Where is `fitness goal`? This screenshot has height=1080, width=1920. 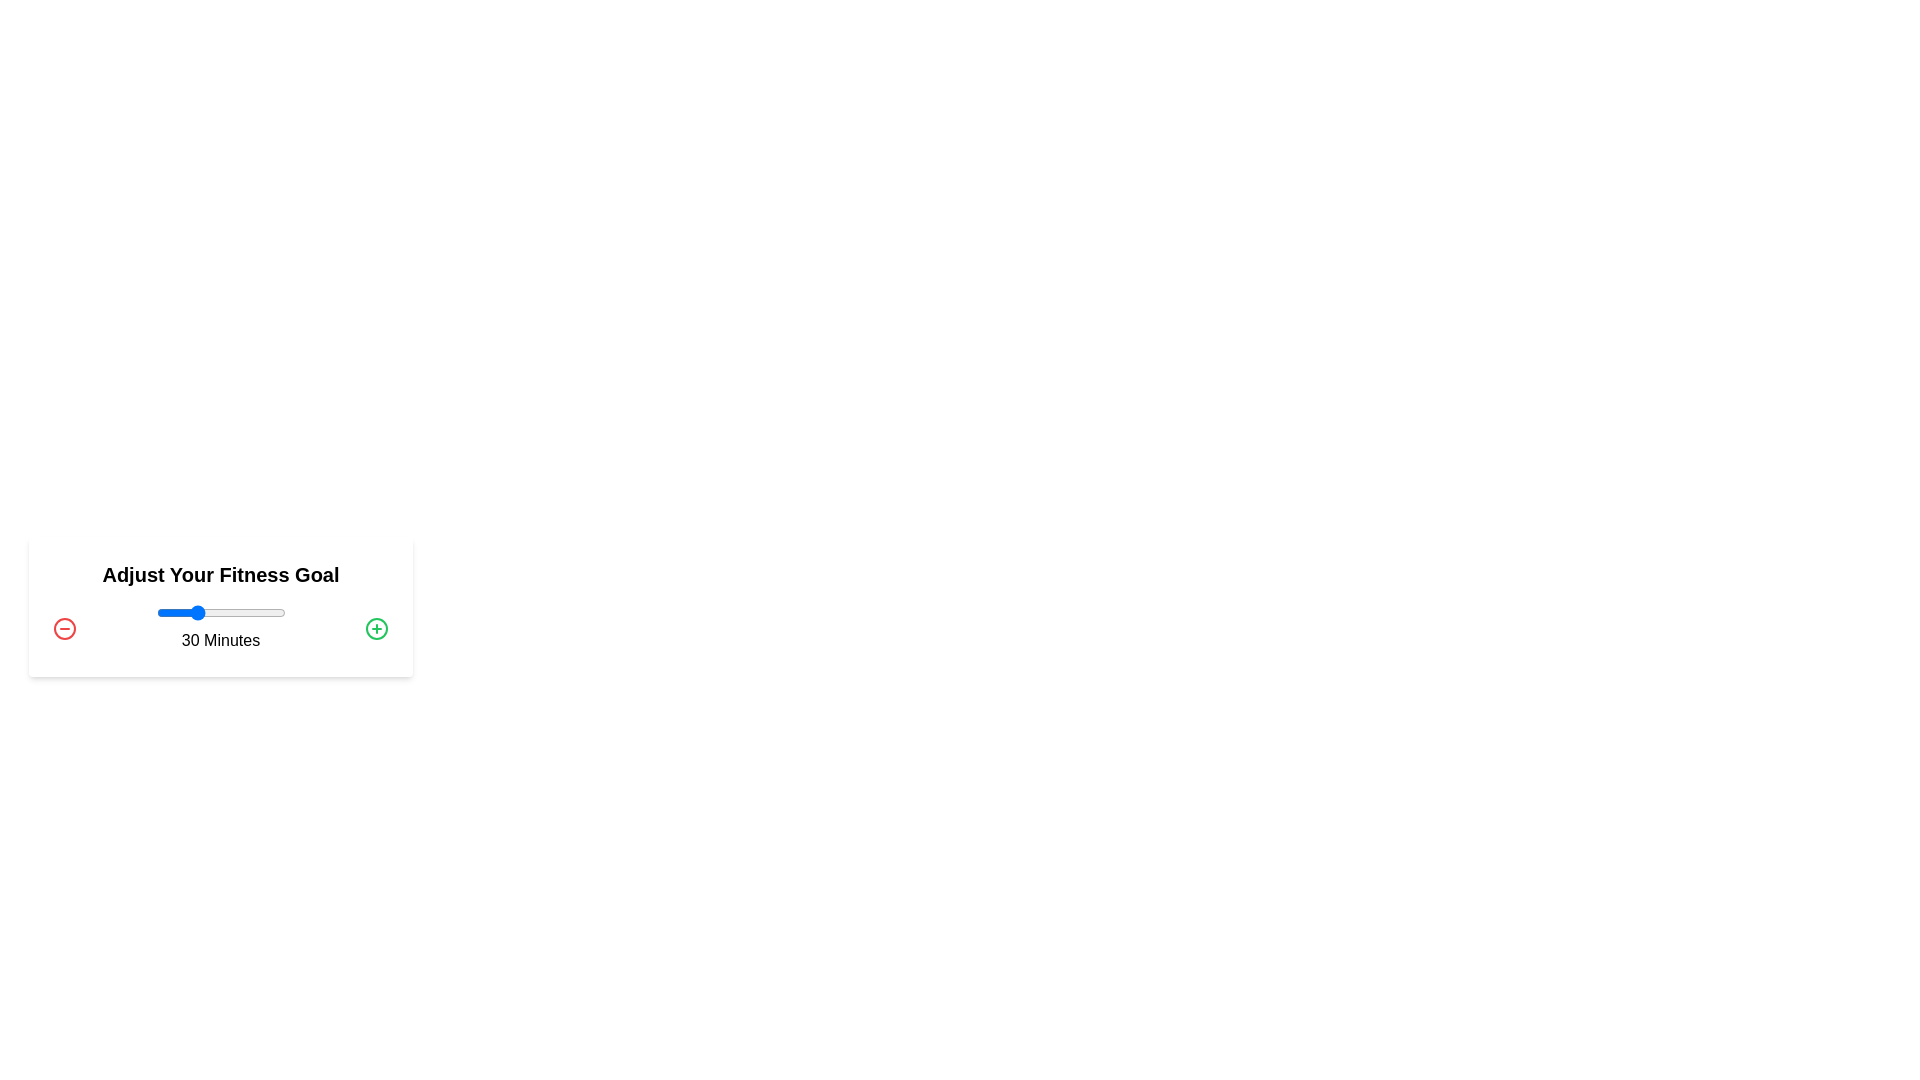 fitness goal is located at coordinates (181, 612).